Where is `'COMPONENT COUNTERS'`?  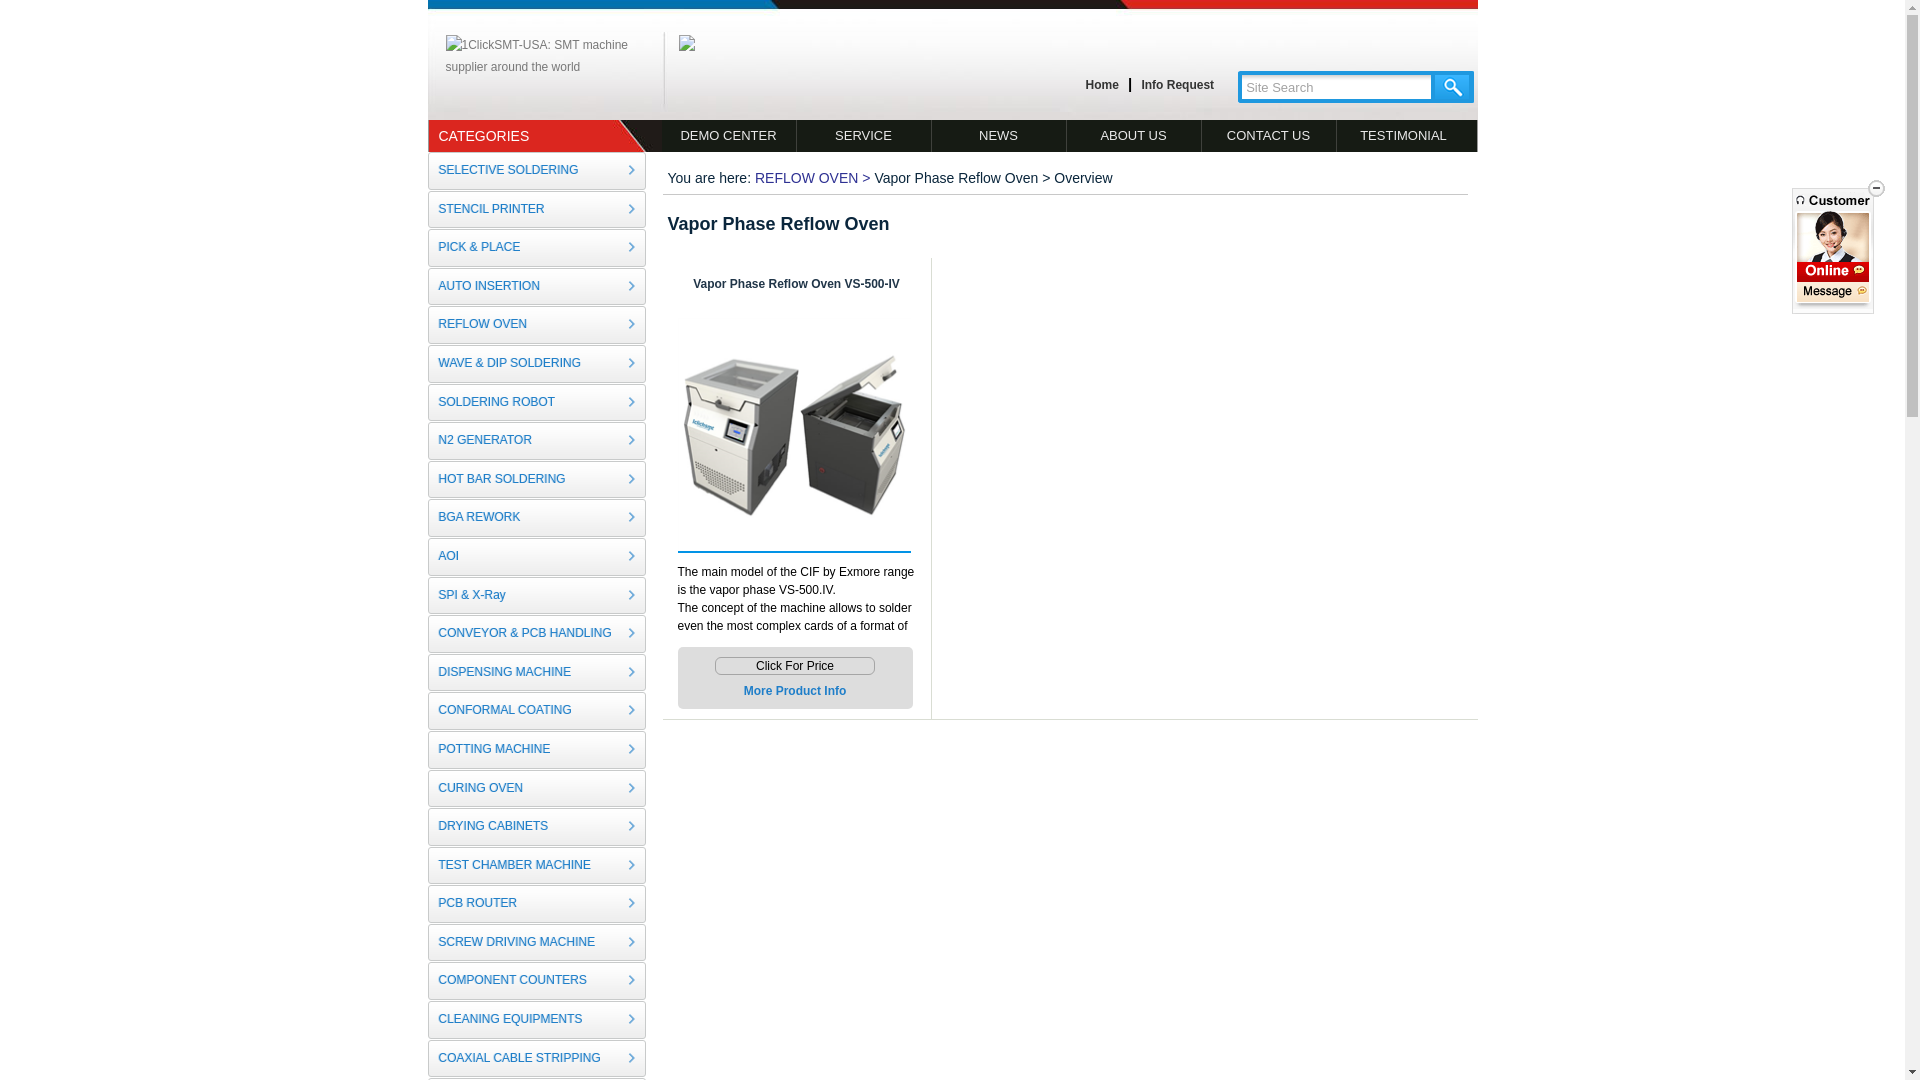 'COMPONENT COUNTERS' is located at coordinates (537, 979).